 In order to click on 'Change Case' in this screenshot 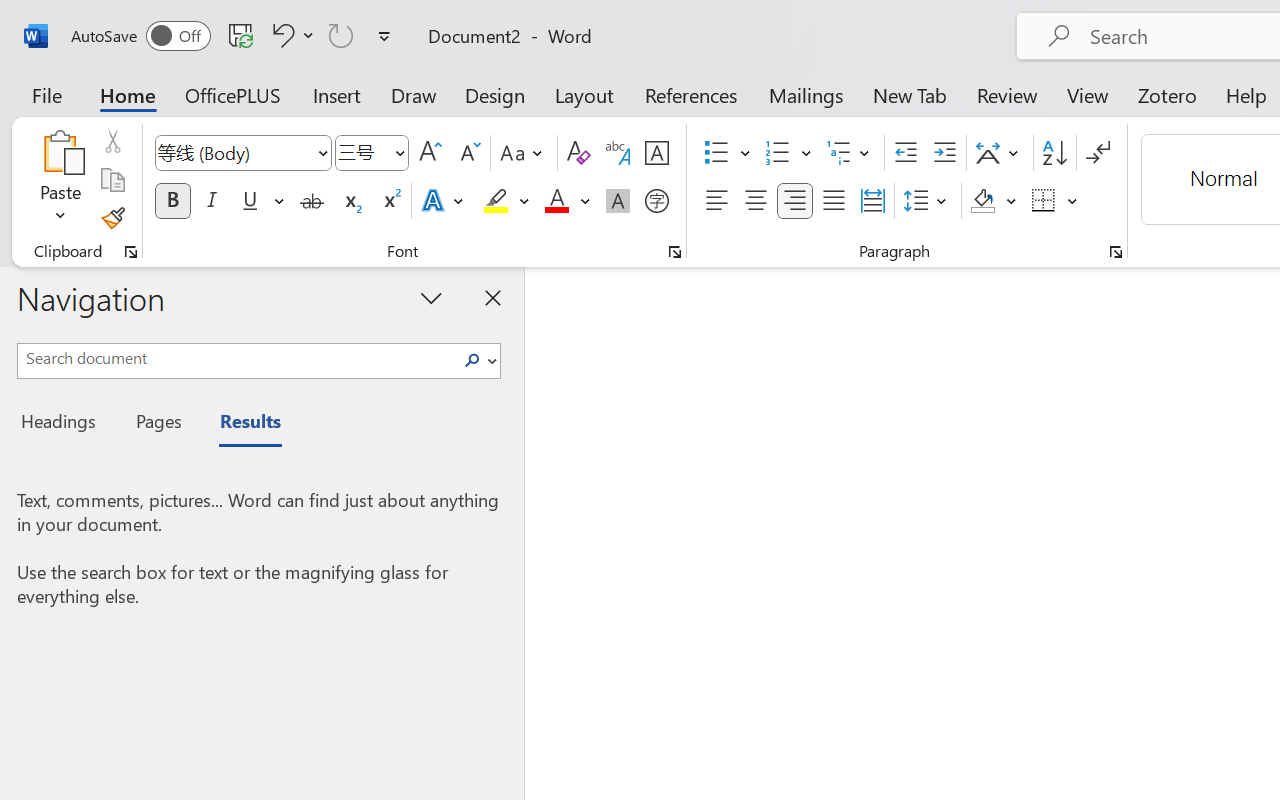, I will do `click(524, 153)`.